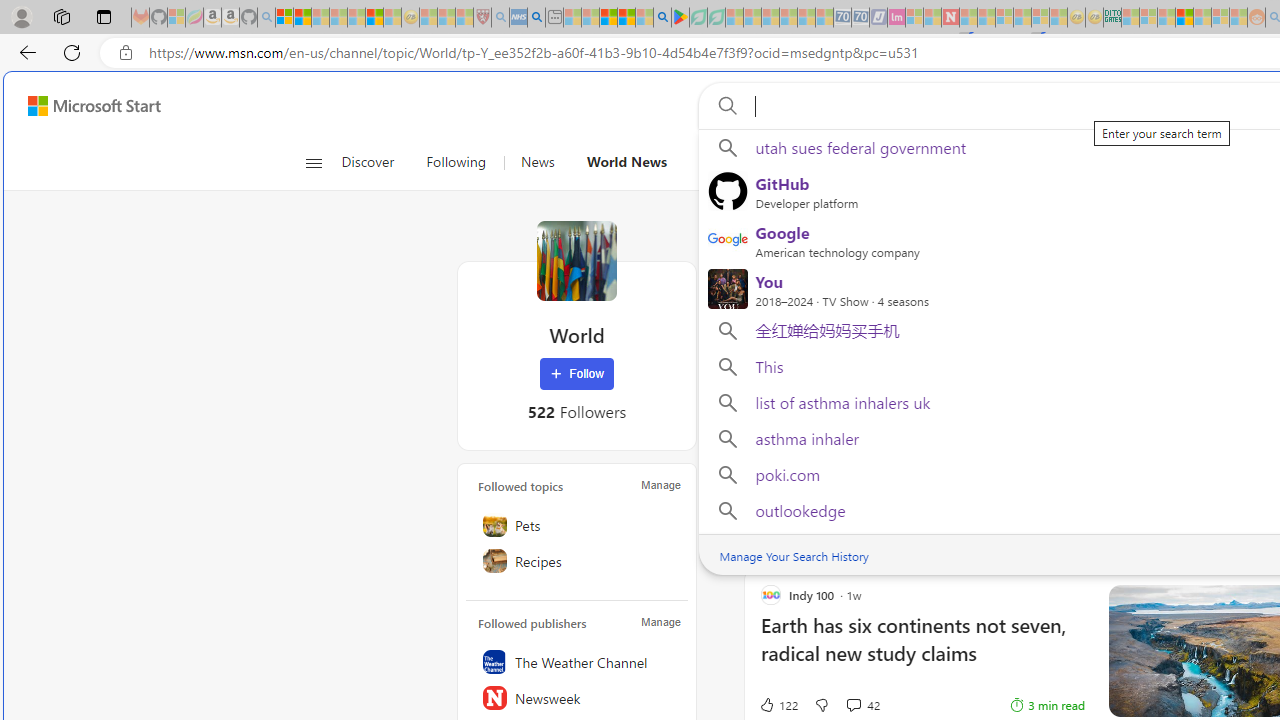 The width and height of the screenshot is (1280, 720). What do you see at coordinates (1184, 17) in the screenshot?
I see `'Expert Portfolios'` at bounding box center [1184, 17].